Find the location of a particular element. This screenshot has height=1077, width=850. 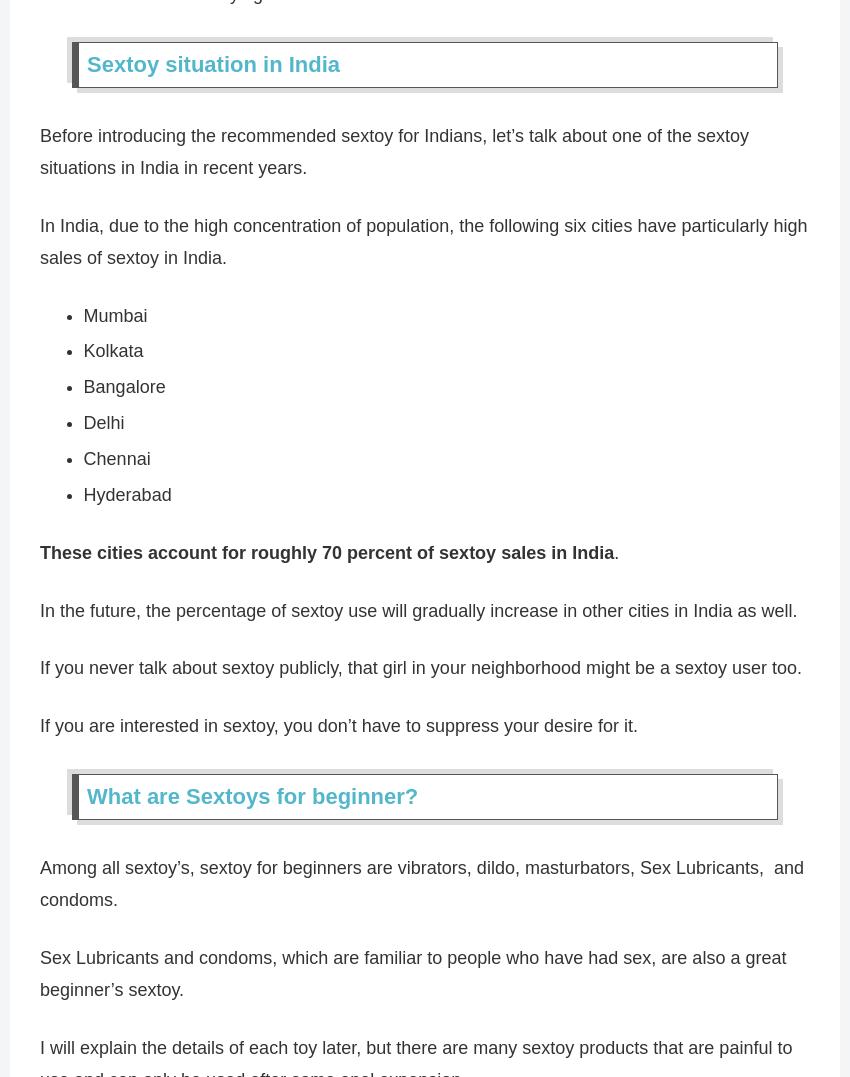

'Among all sextoy’s, sextoy for beginners are vibrators, dildo, masturbators, Sex Lubricants,  and condoms.' is located at coordinates (422, 883).